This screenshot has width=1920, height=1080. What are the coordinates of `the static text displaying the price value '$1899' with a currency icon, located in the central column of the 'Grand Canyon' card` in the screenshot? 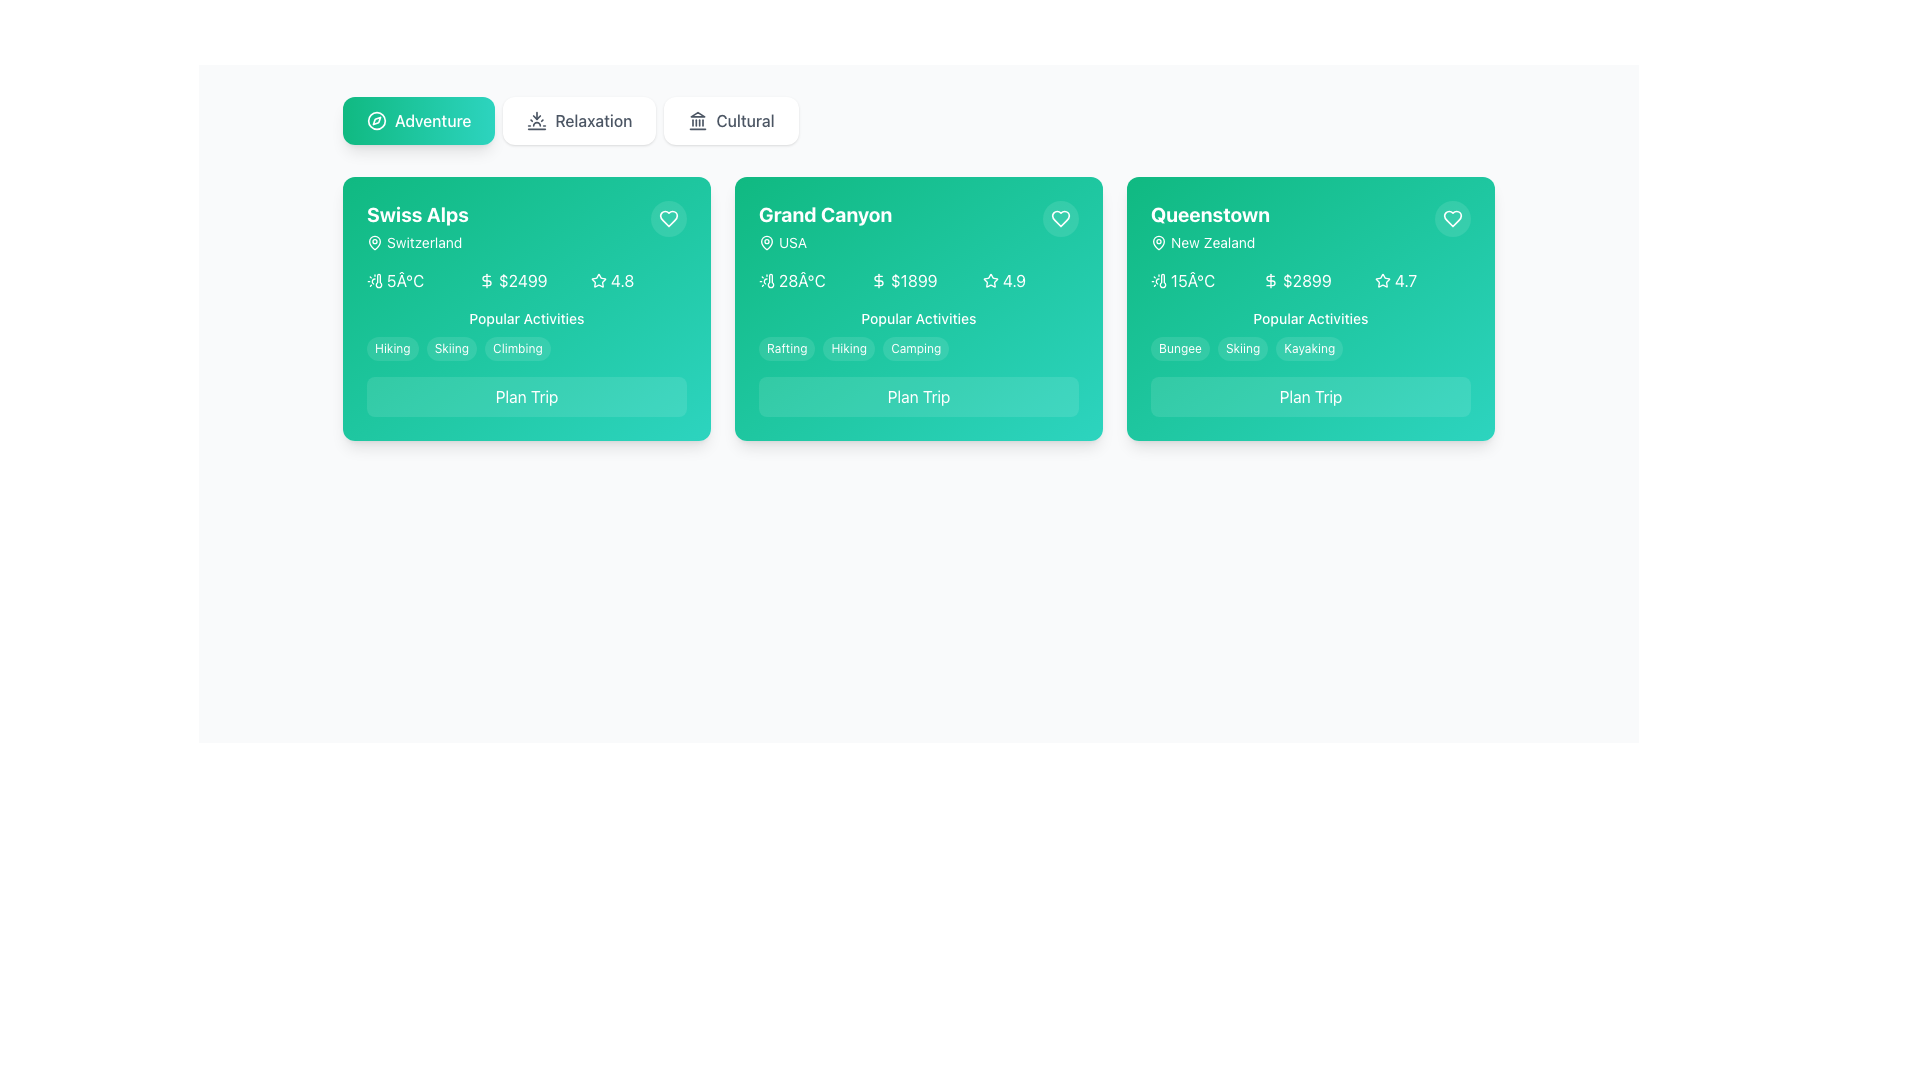 It's located at (917, 281).